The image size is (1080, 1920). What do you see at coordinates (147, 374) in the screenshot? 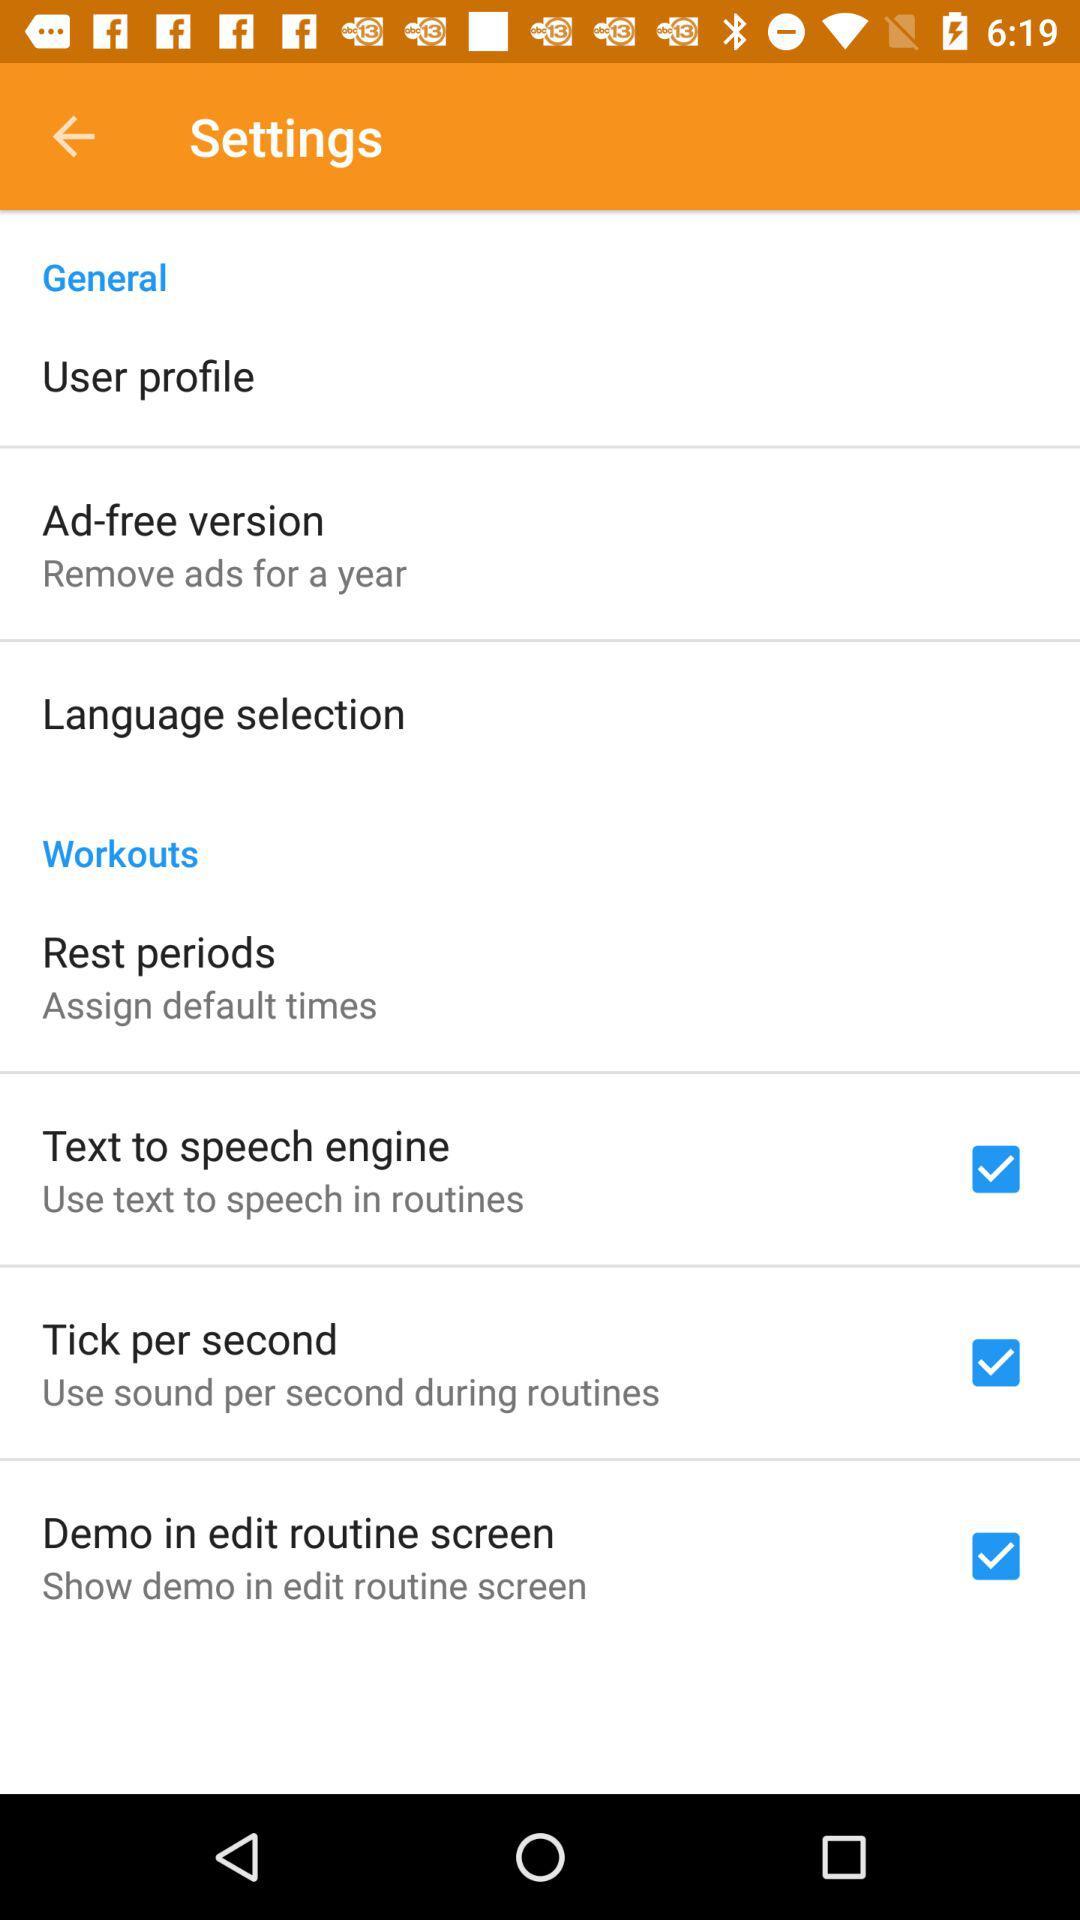
I see `the user profile` at bounding box center [147, 374].